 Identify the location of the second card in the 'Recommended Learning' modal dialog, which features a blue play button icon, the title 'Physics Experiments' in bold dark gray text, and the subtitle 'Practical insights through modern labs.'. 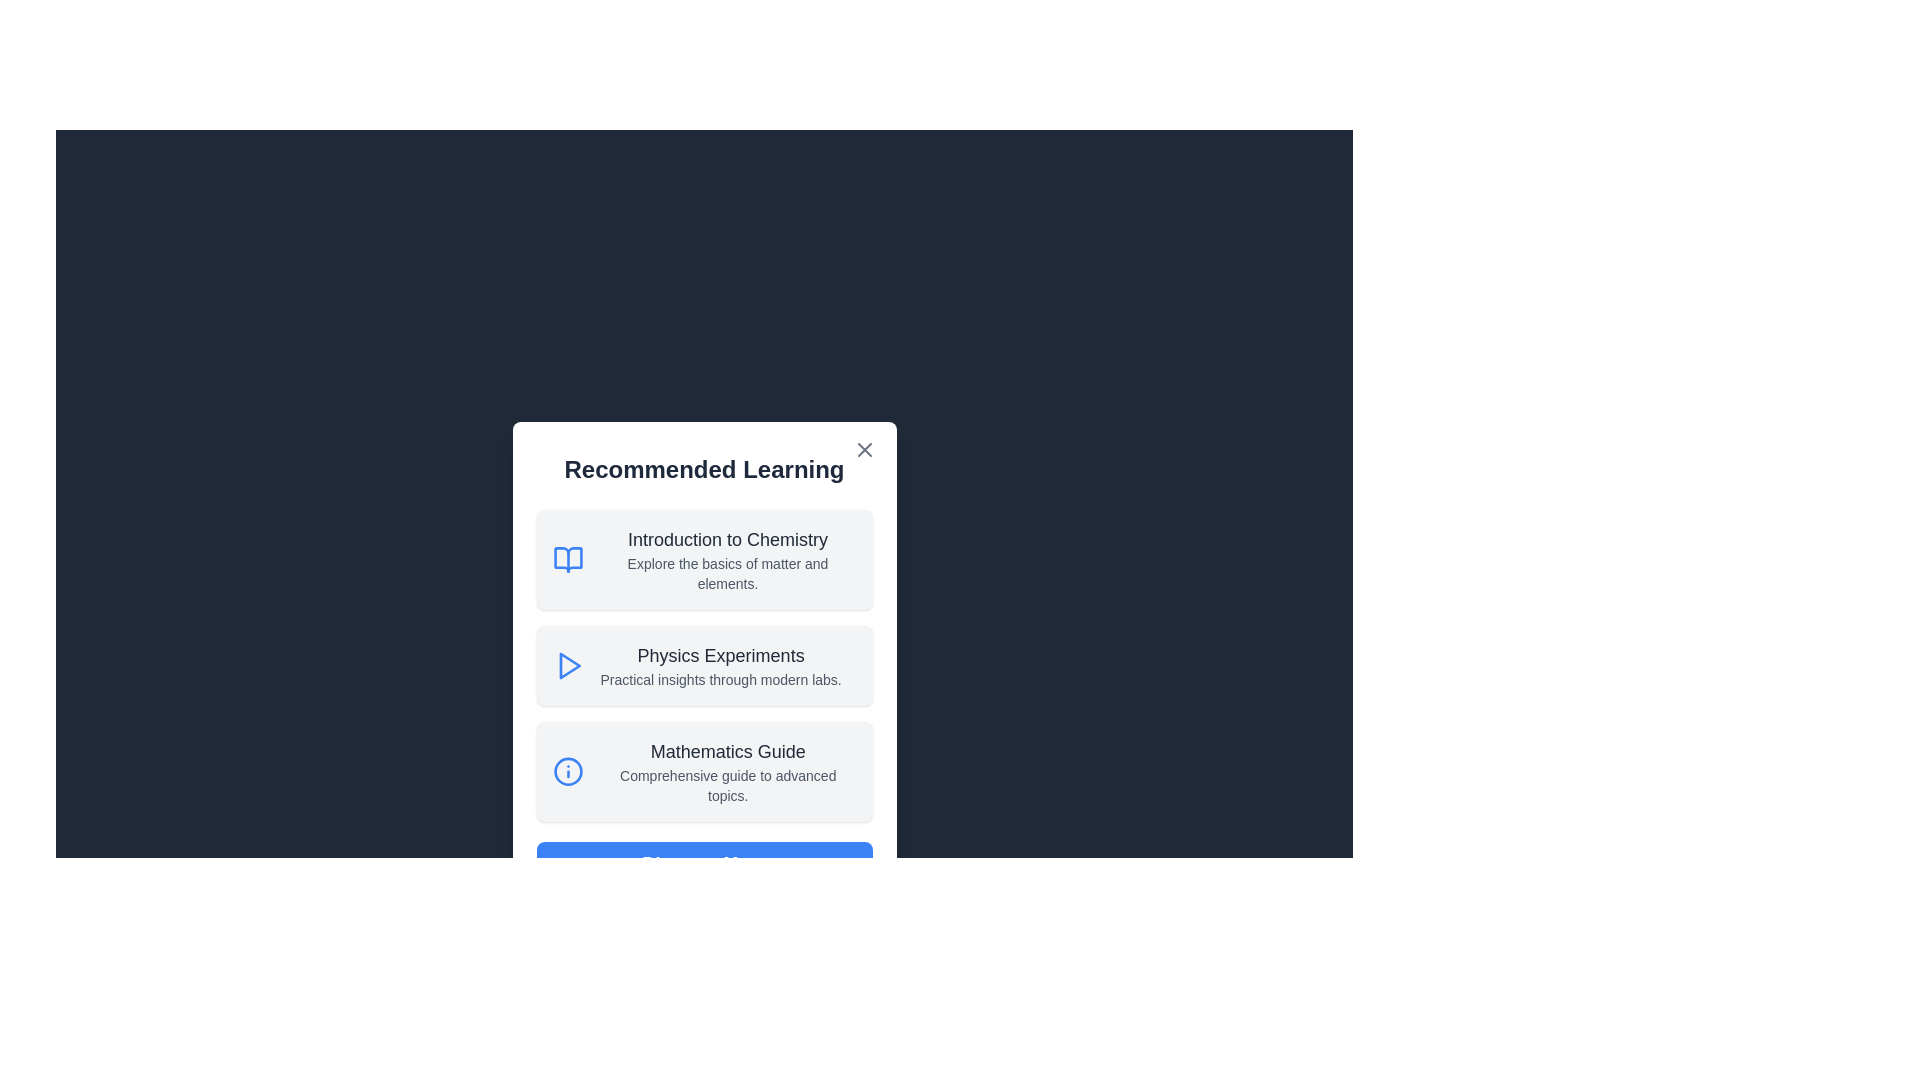
(704, 666).